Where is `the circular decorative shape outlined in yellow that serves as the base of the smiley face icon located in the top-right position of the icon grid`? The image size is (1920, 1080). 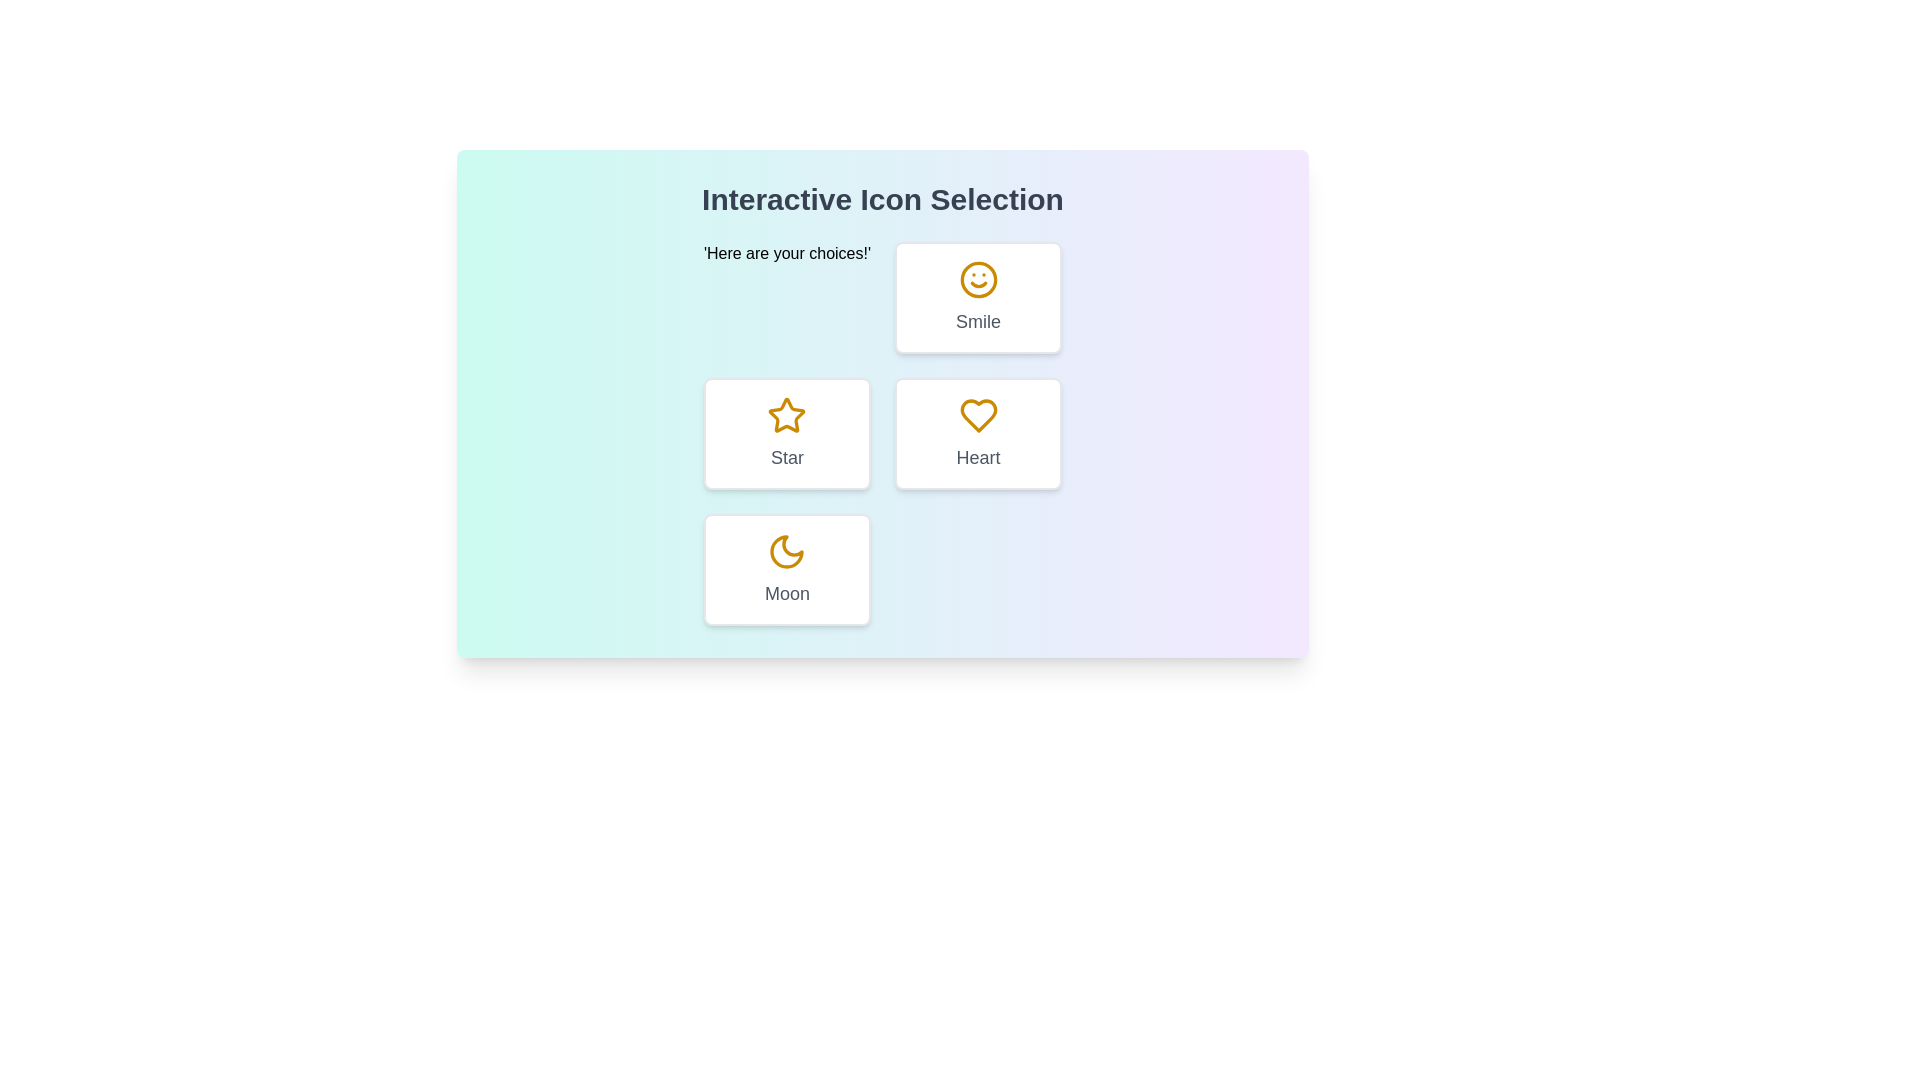 the circular decorative shape outlined in yellow that serves as the base of the smiley face icon located in the top-right position of the icon grid is located at coordinates (978, 280).